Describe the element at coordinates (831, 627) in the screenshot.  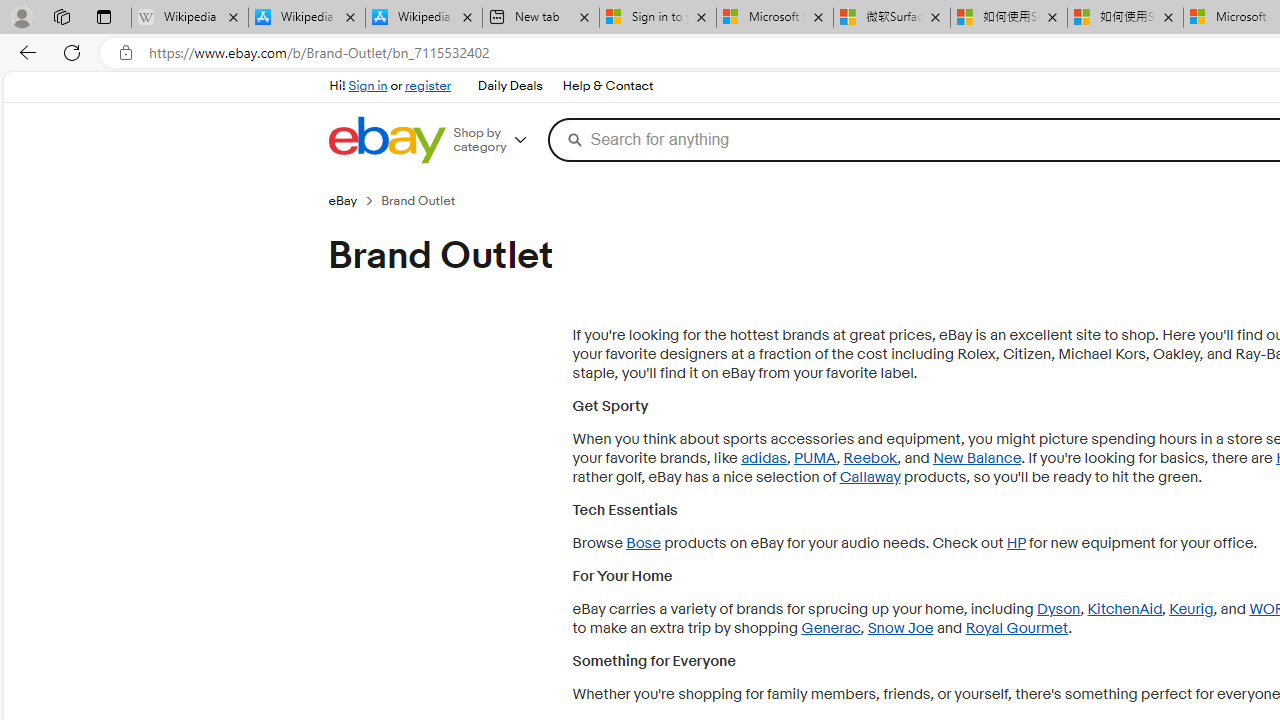
I see `'Generac'` at that location.